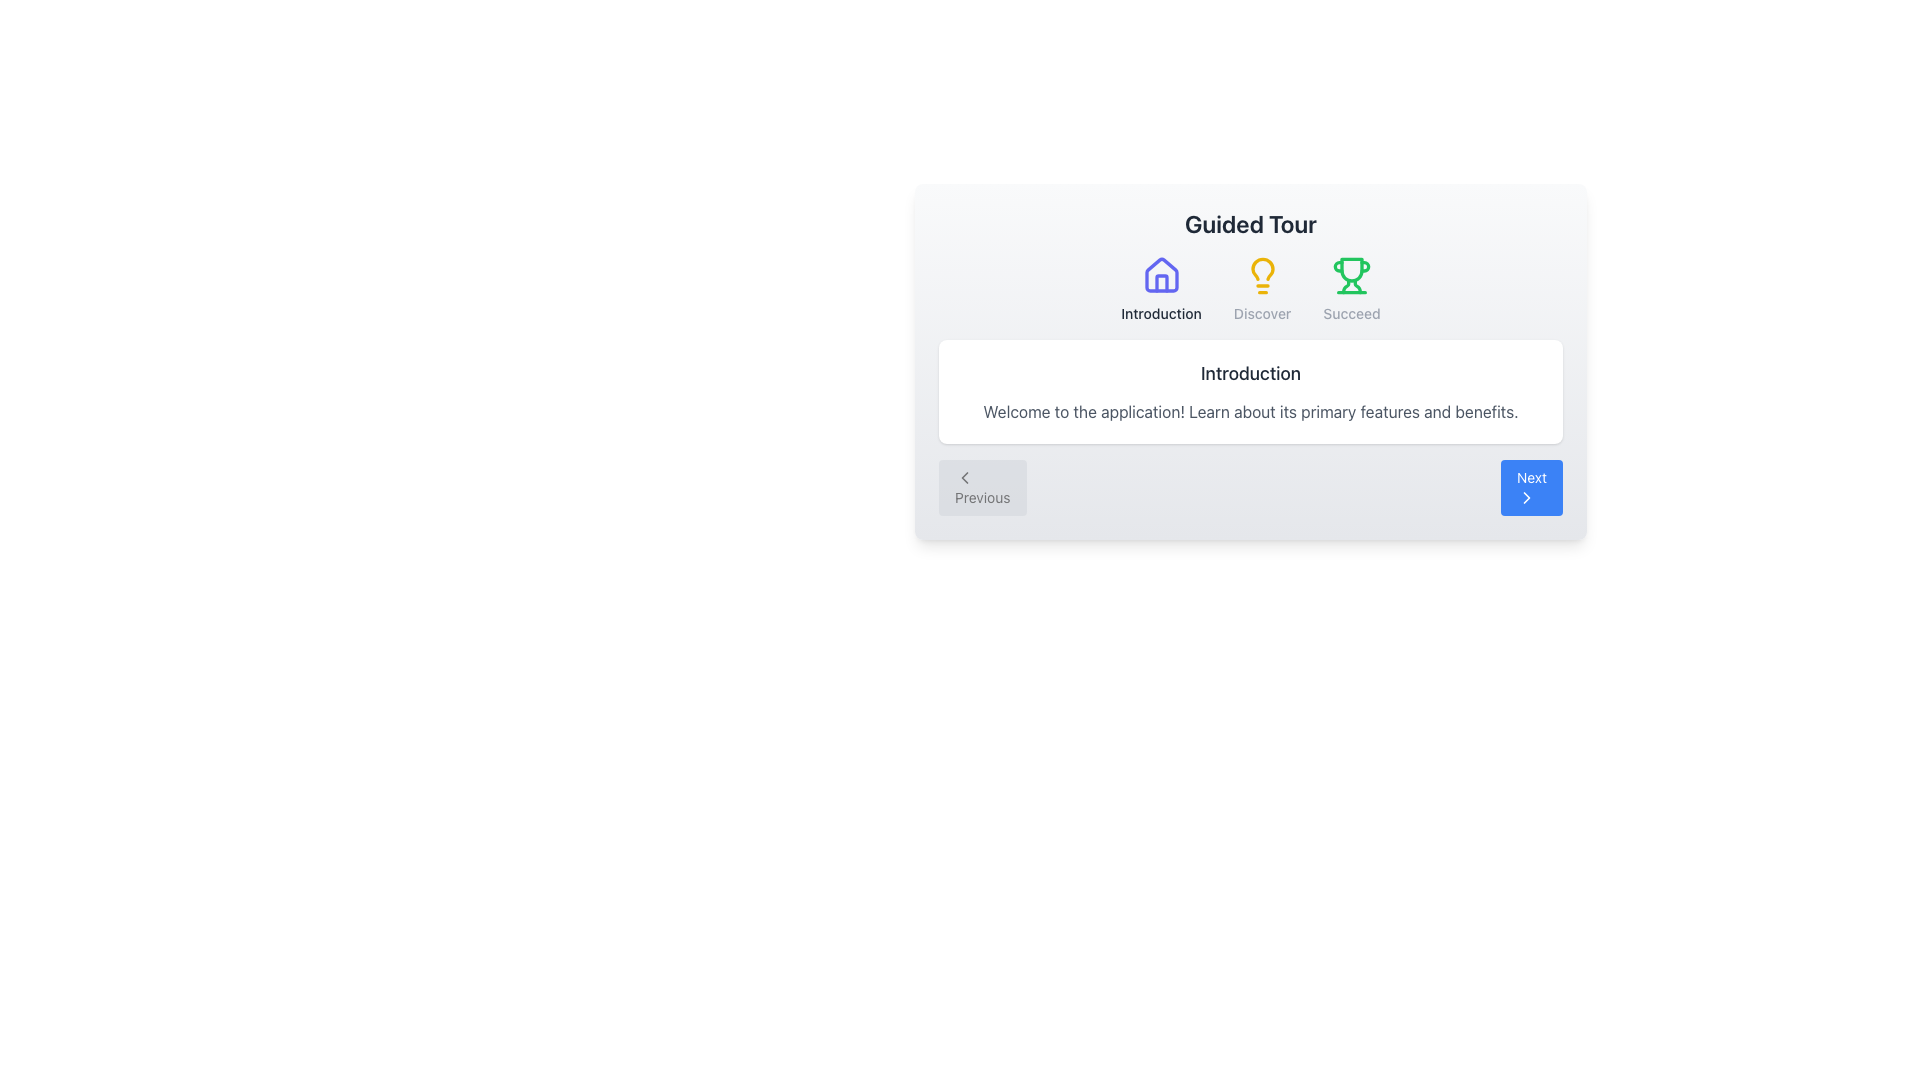 Image resolution: width=1920 pixels, height=1080 pixels. I want to click on the Interactive tab or menu item with a trophy icon and 'Succeed' label, so click(1352, 289).